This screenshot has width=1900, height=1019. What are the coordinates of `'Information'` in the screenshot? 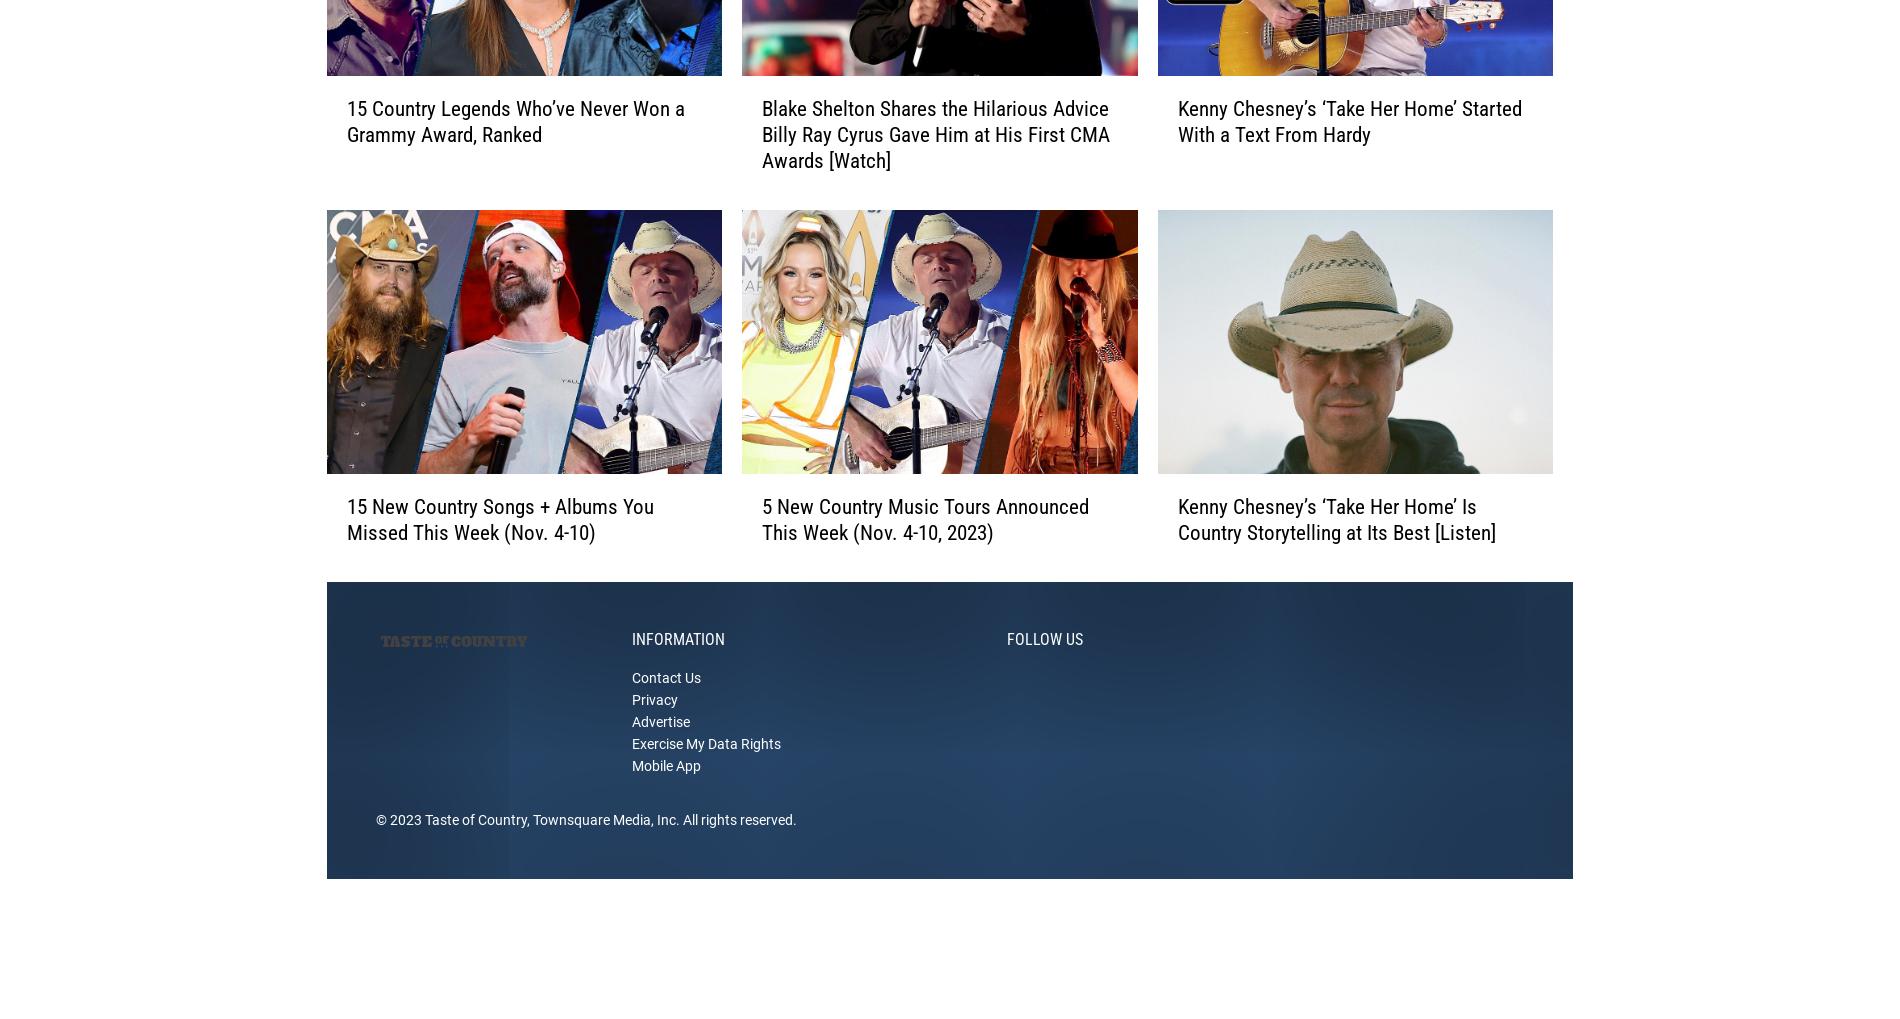 It's located at (678, 669).